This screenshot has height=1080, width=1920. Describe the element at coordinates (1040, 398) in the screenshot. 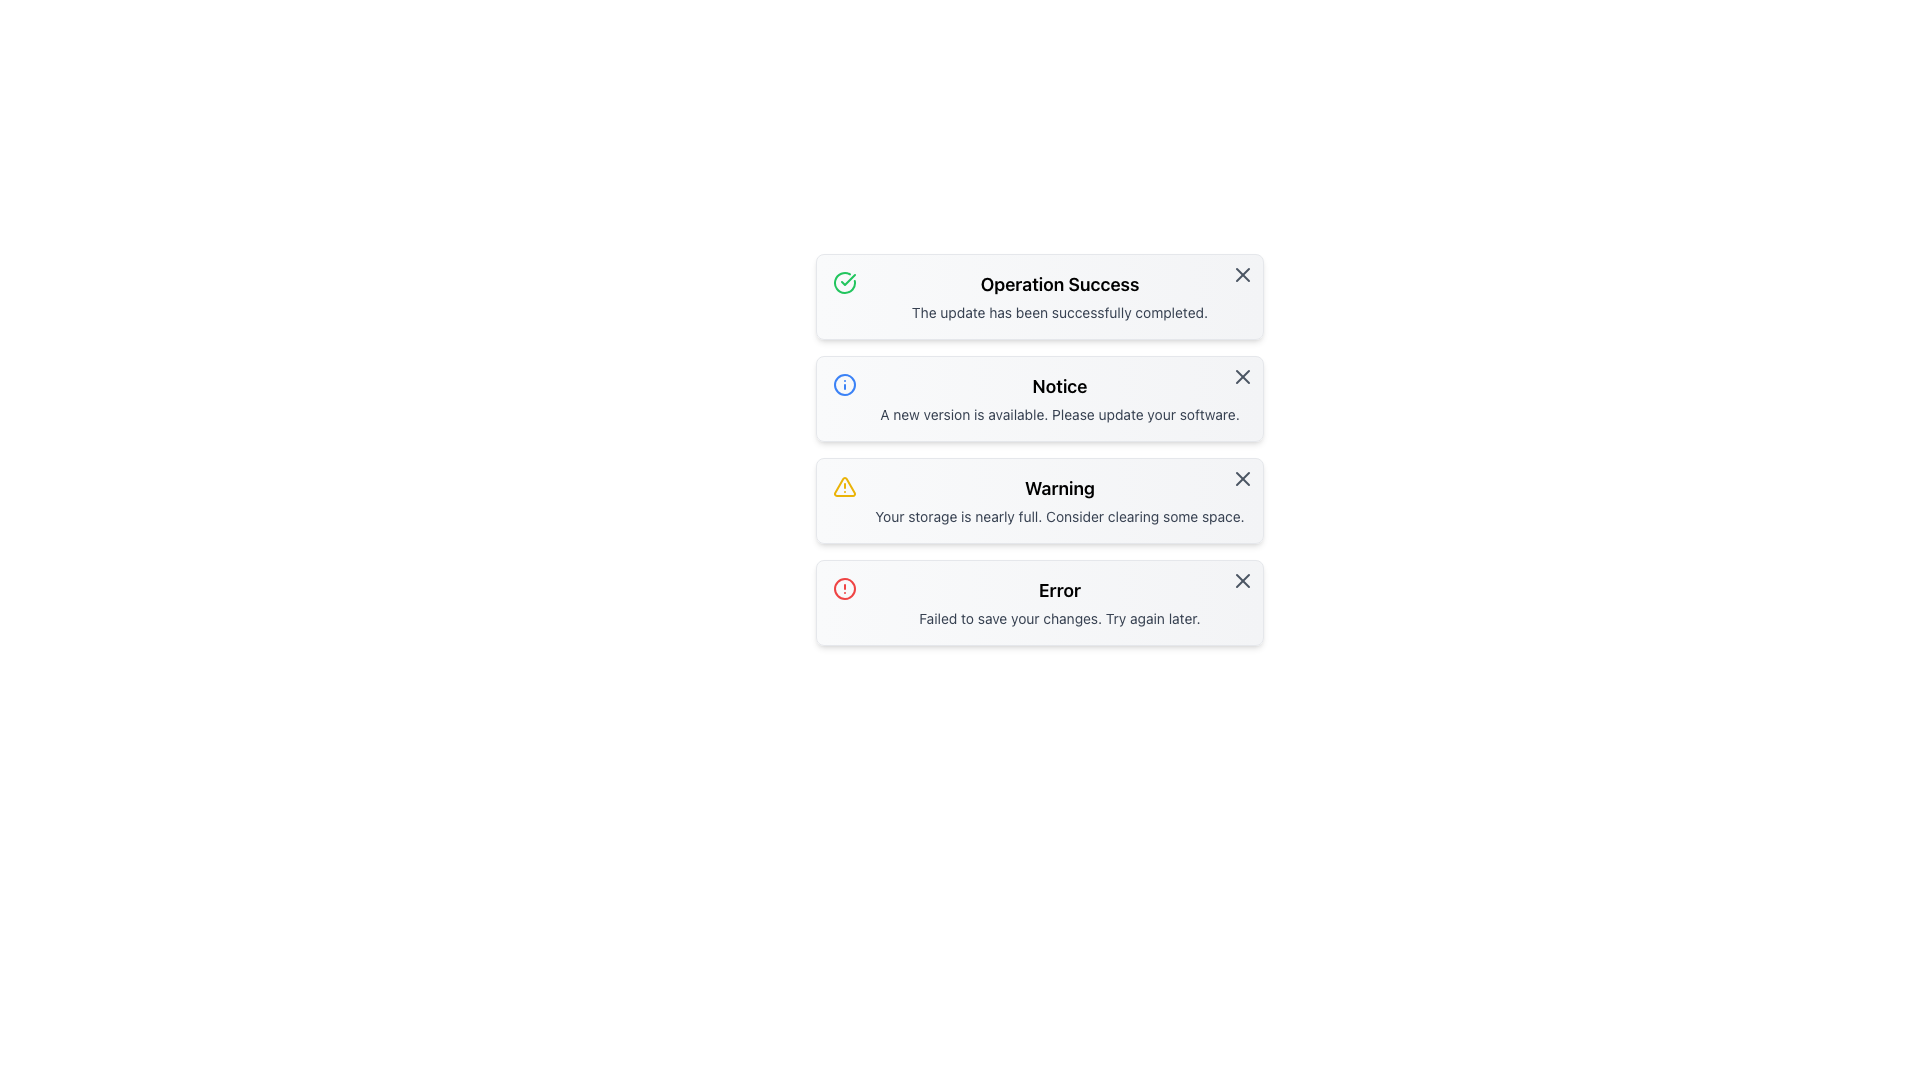

I see `information displayed in the Notification Card titled 'Notice' that indicates a new software version is available` at that location.